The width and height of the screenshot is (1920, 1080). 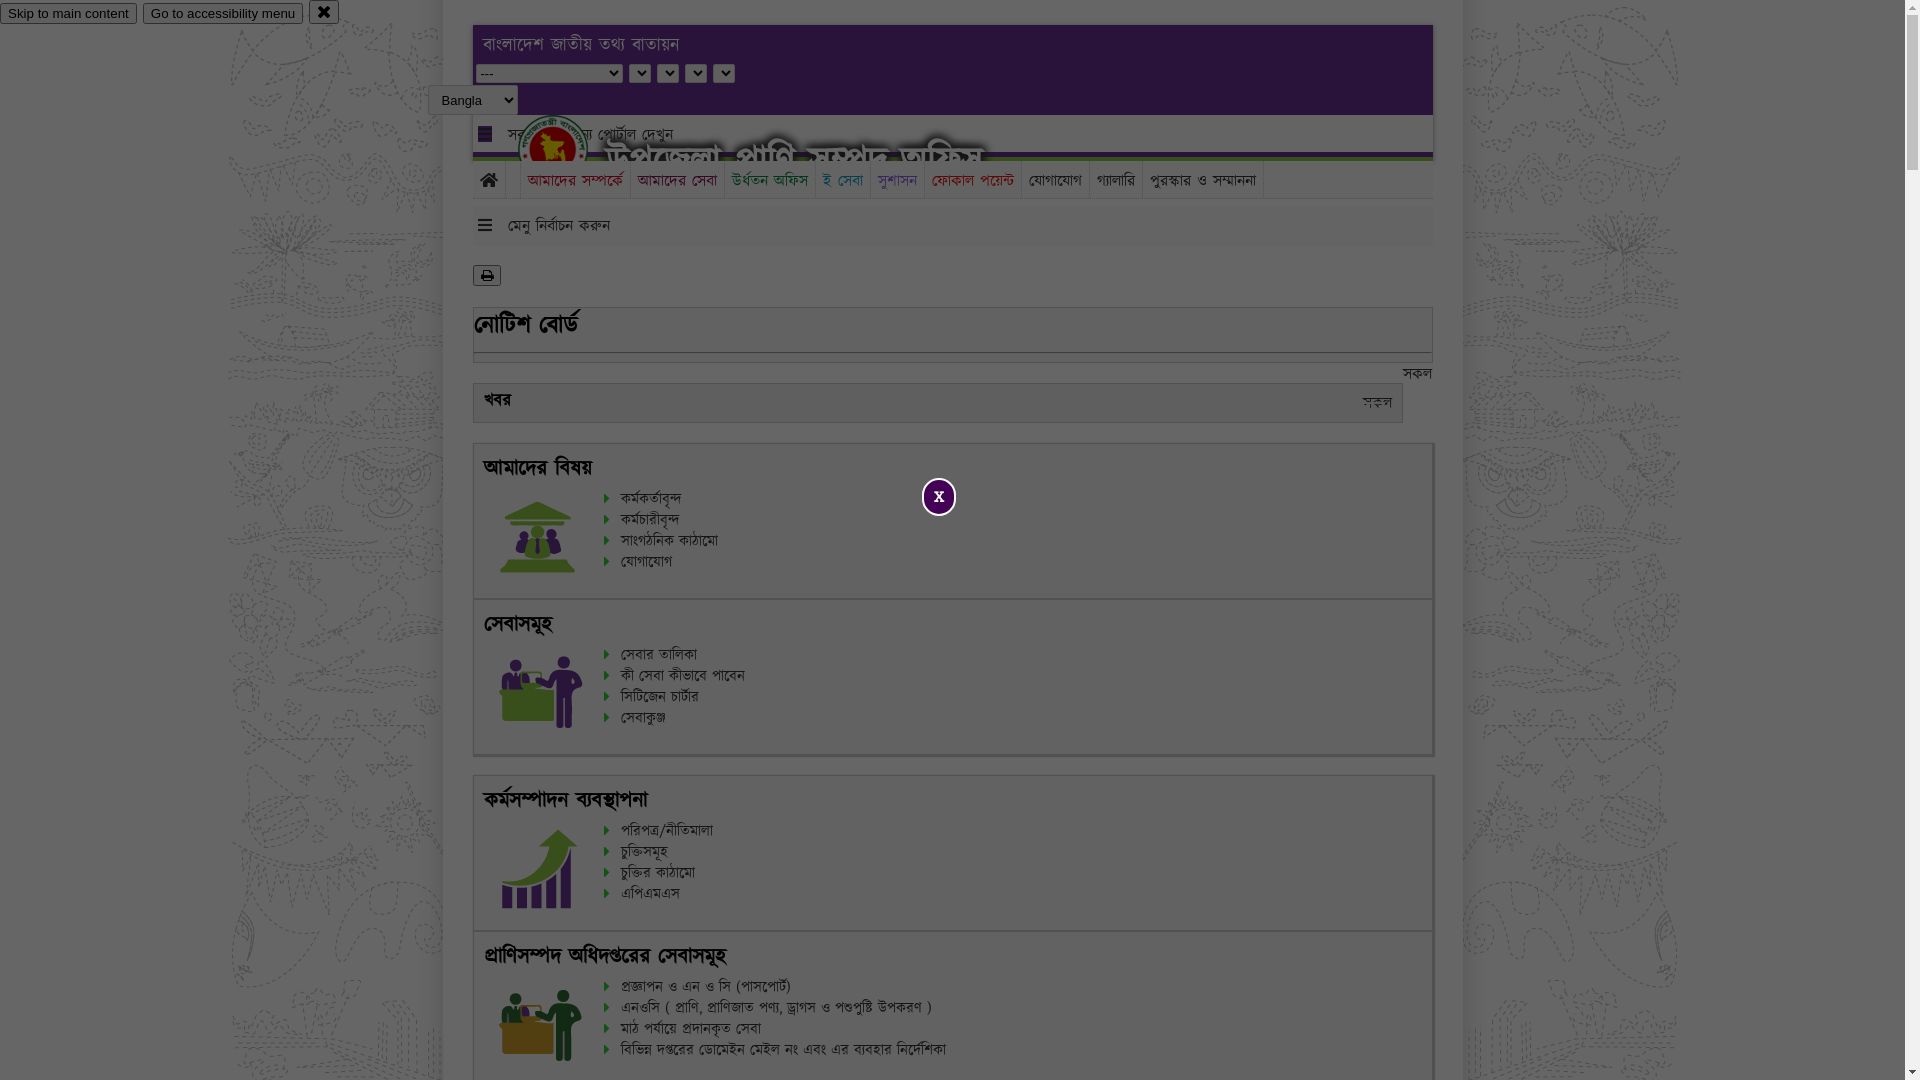 What do you see at coordinates (0, 13) in the screenshot?
I see `'Skip to main content'` at bounding box center [0, 13].